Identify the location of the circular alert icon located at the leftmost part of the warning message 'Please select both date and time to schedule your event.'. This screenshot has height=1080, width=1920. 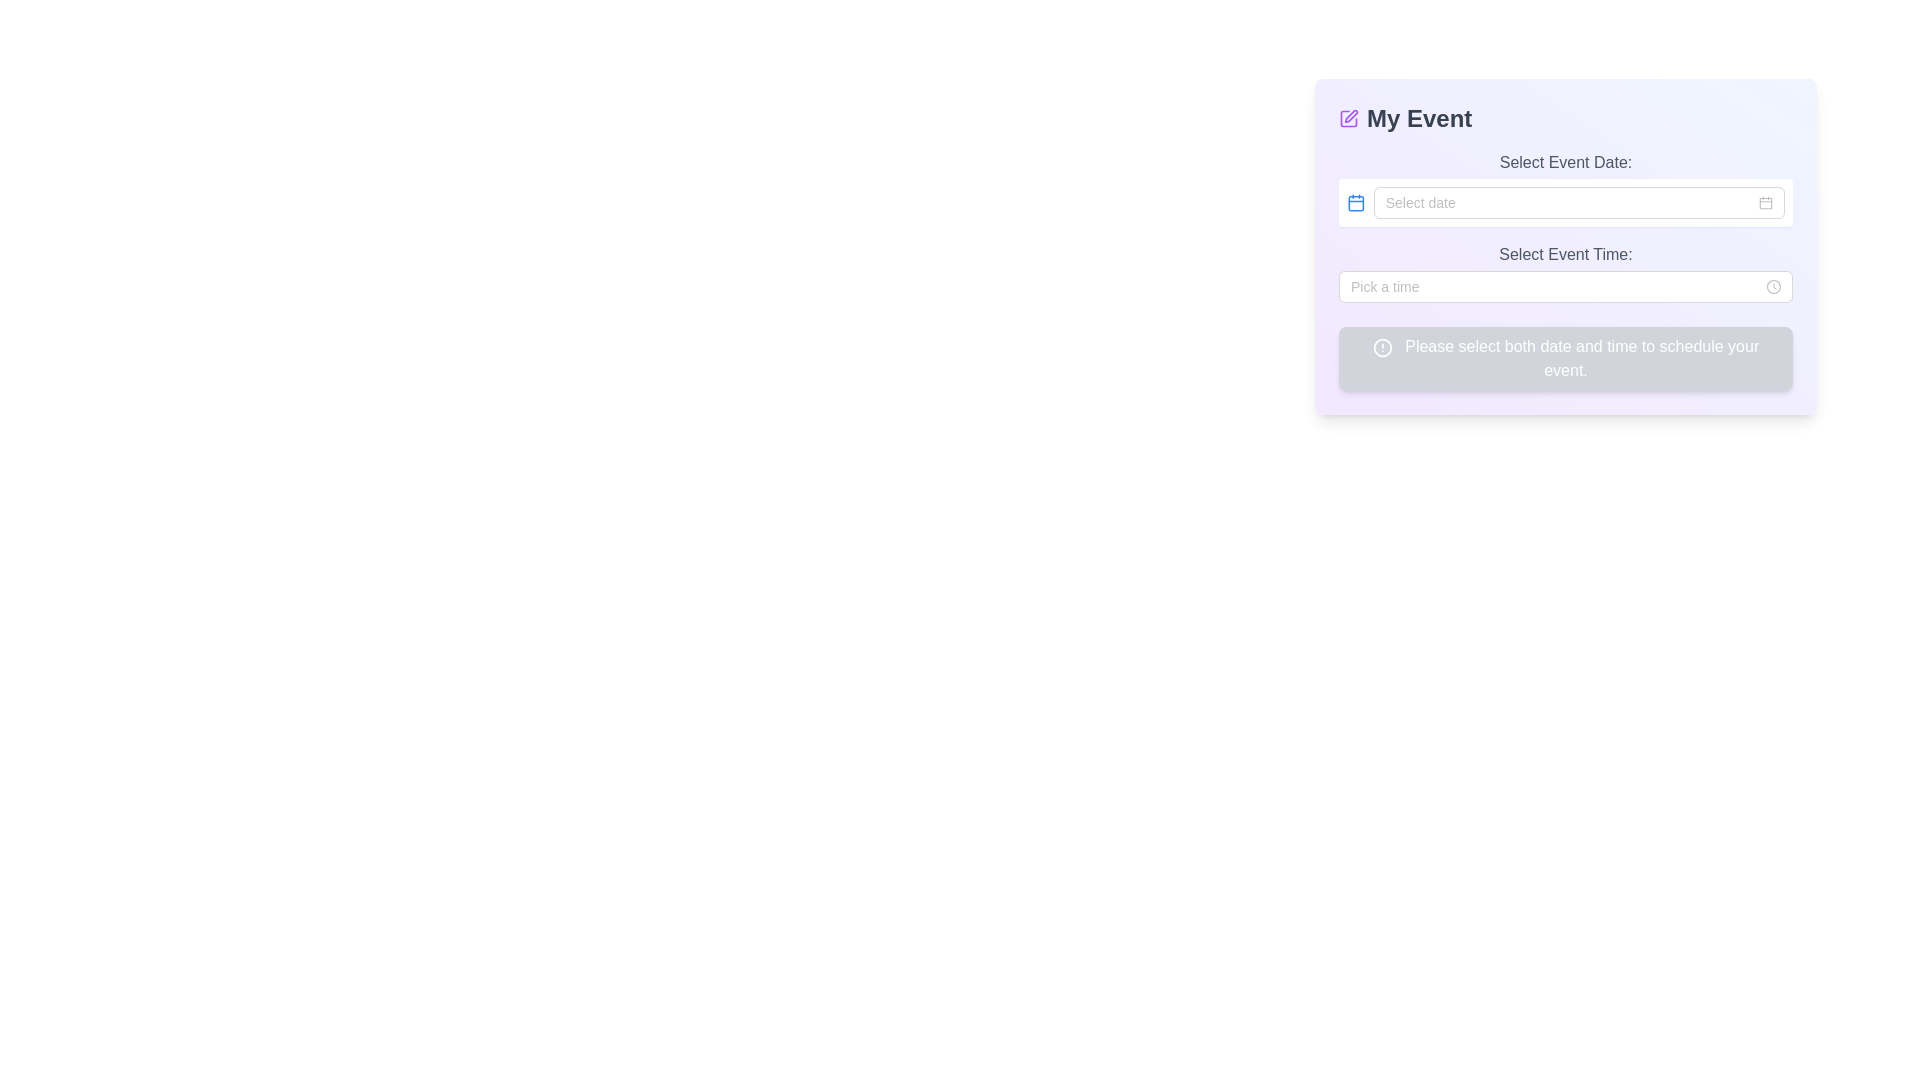
(1381, 346).